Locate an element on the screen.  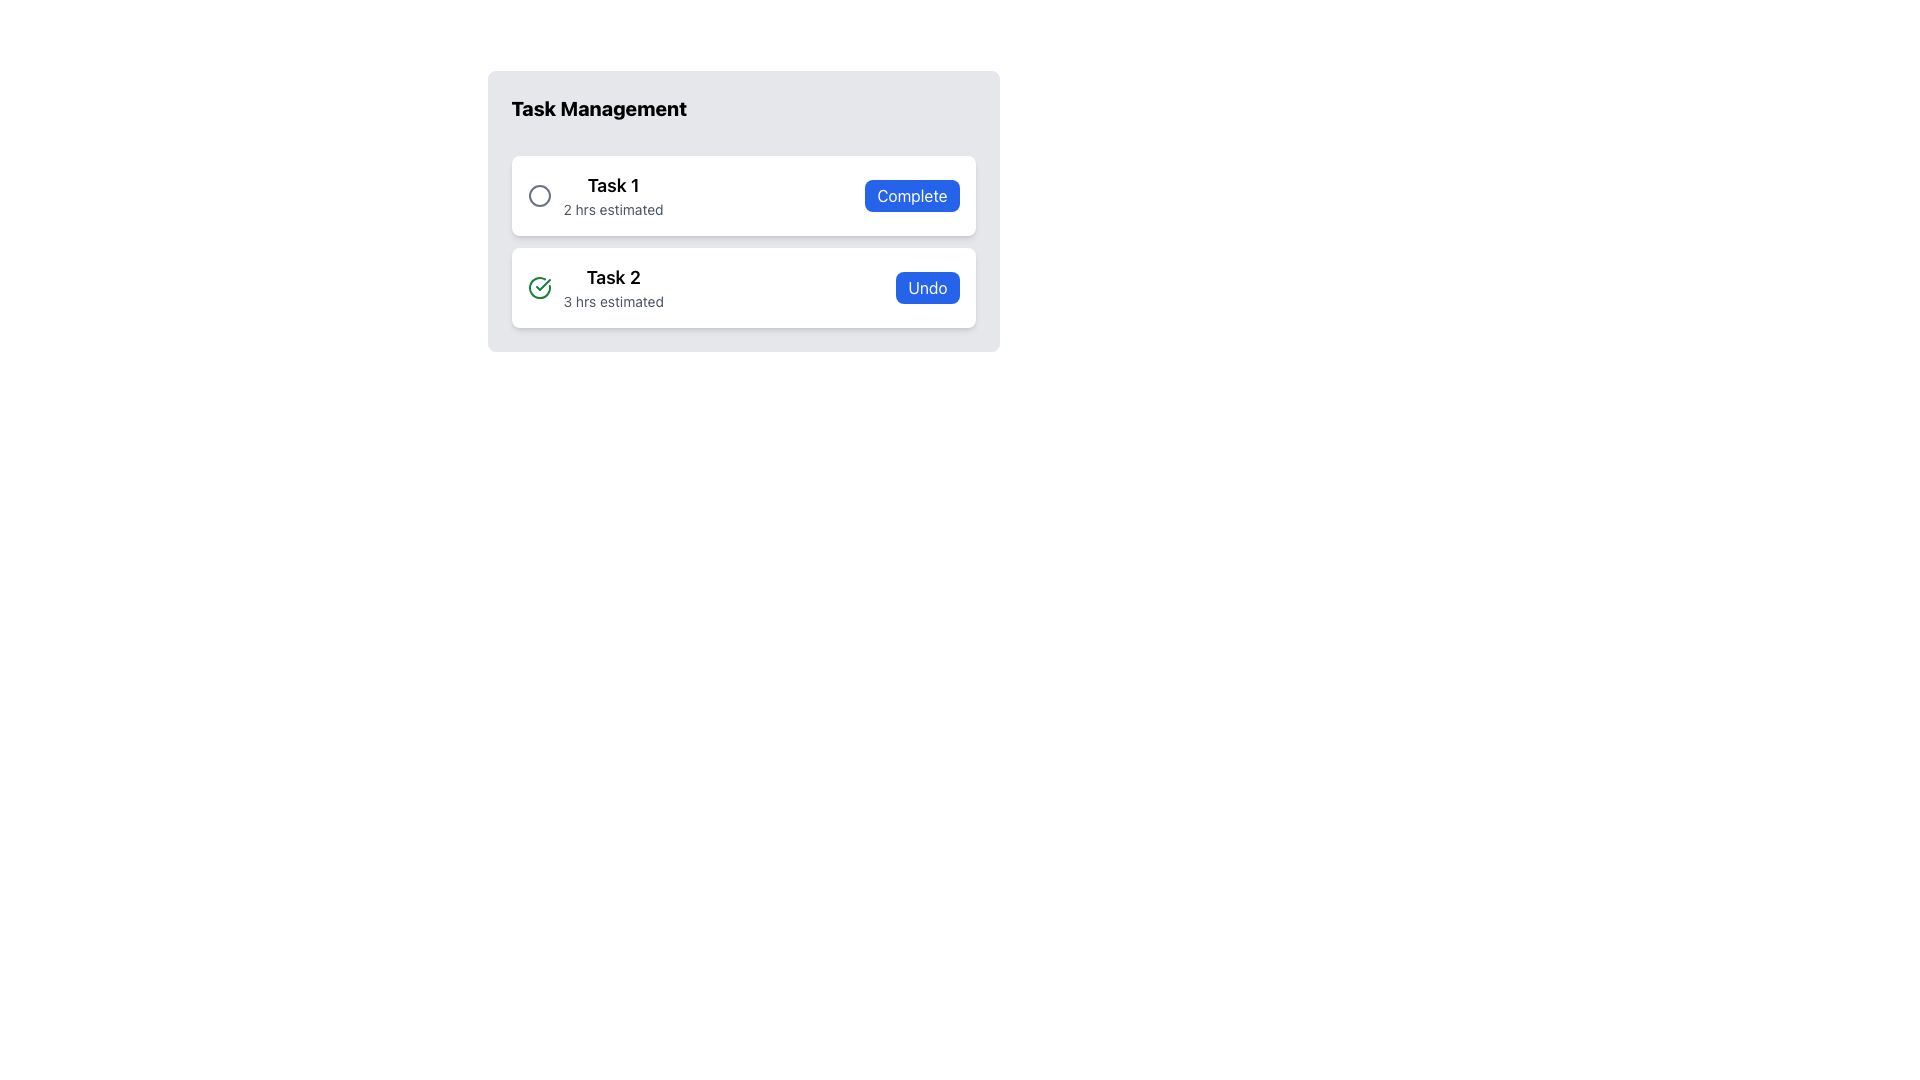
task information displayed in the text element for 'Task 1' which includes its title and estimated duration located within the first item of the list in the task management interface is located at coordinates (594, 196).